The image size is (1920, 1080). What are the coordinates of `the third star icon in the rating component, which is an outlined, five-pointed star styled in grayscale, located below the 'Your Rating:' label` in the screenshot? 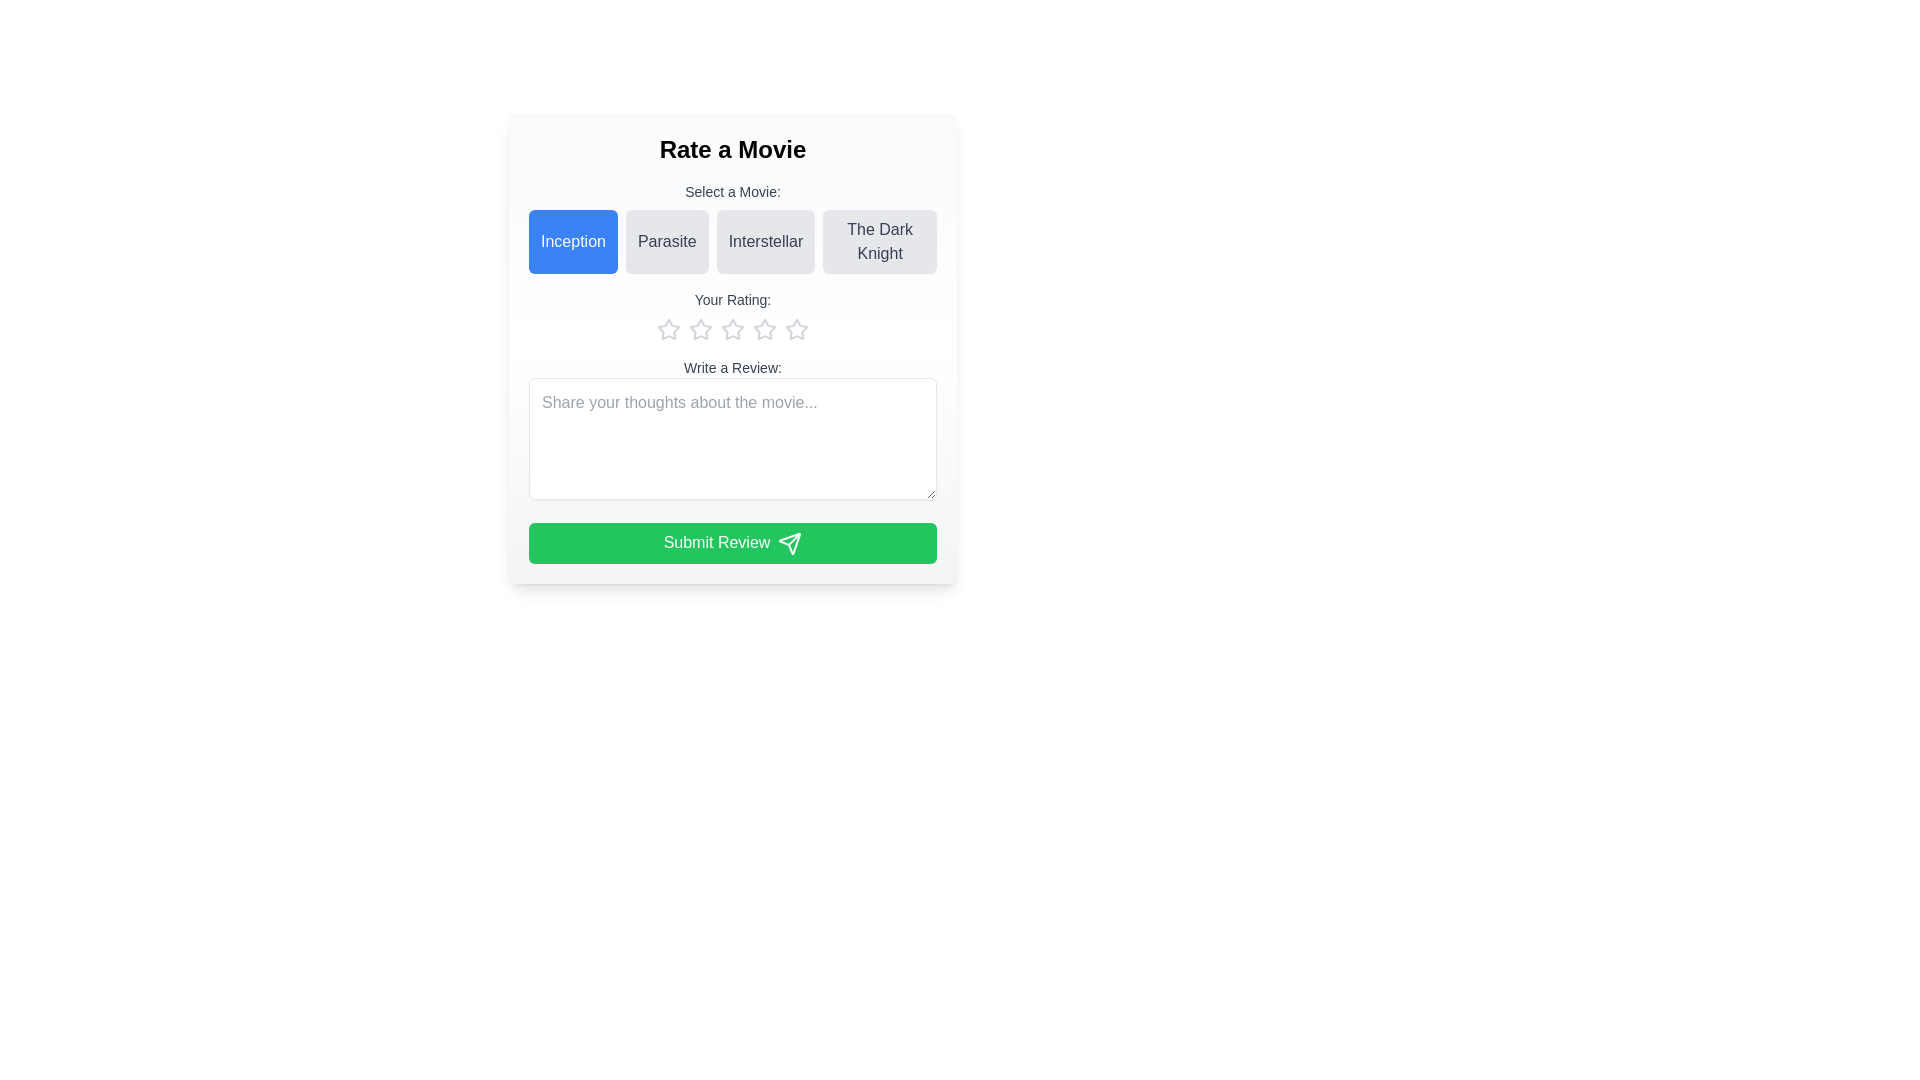 It's located at (732, 328).